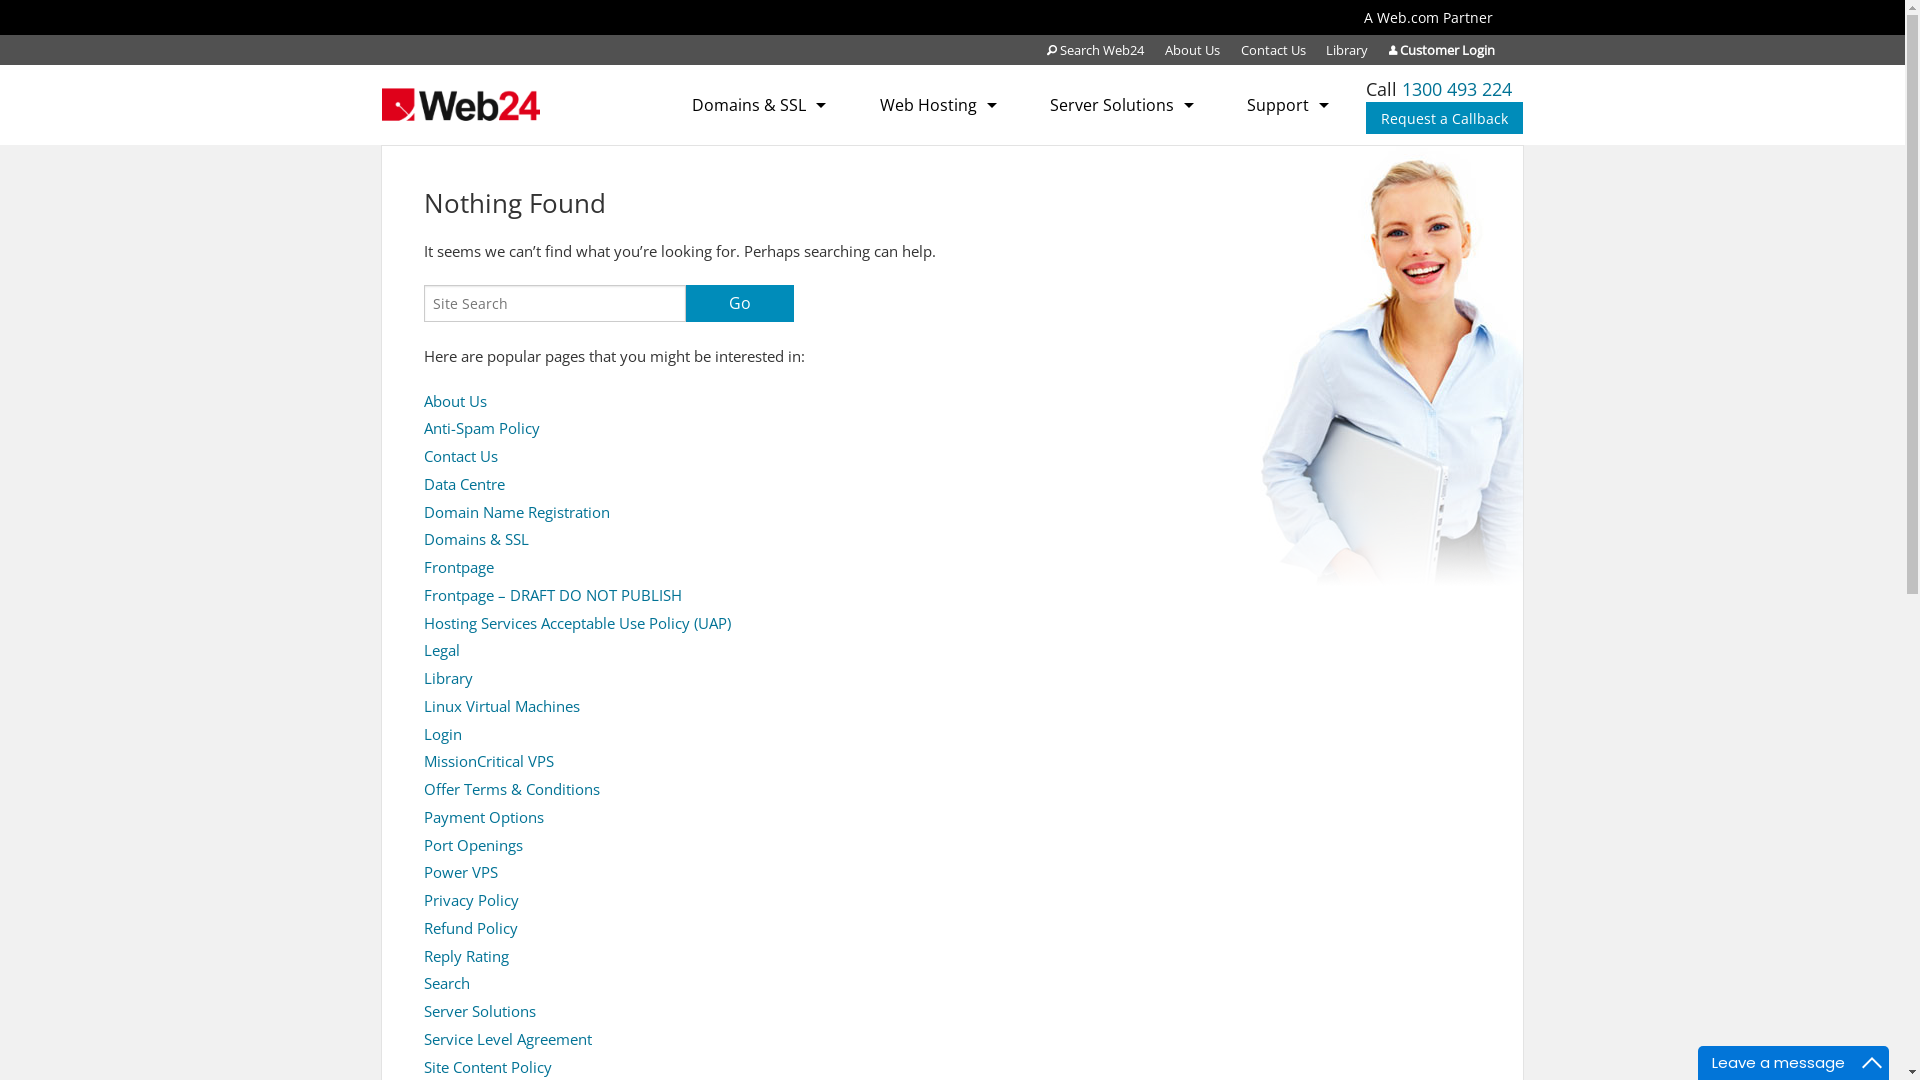 Image resolution: width=1920 pixels, height=1080 pixels. Describe the element at coordinates (484, 817) in the screenshot. I see `'Payment Options'` at that location.